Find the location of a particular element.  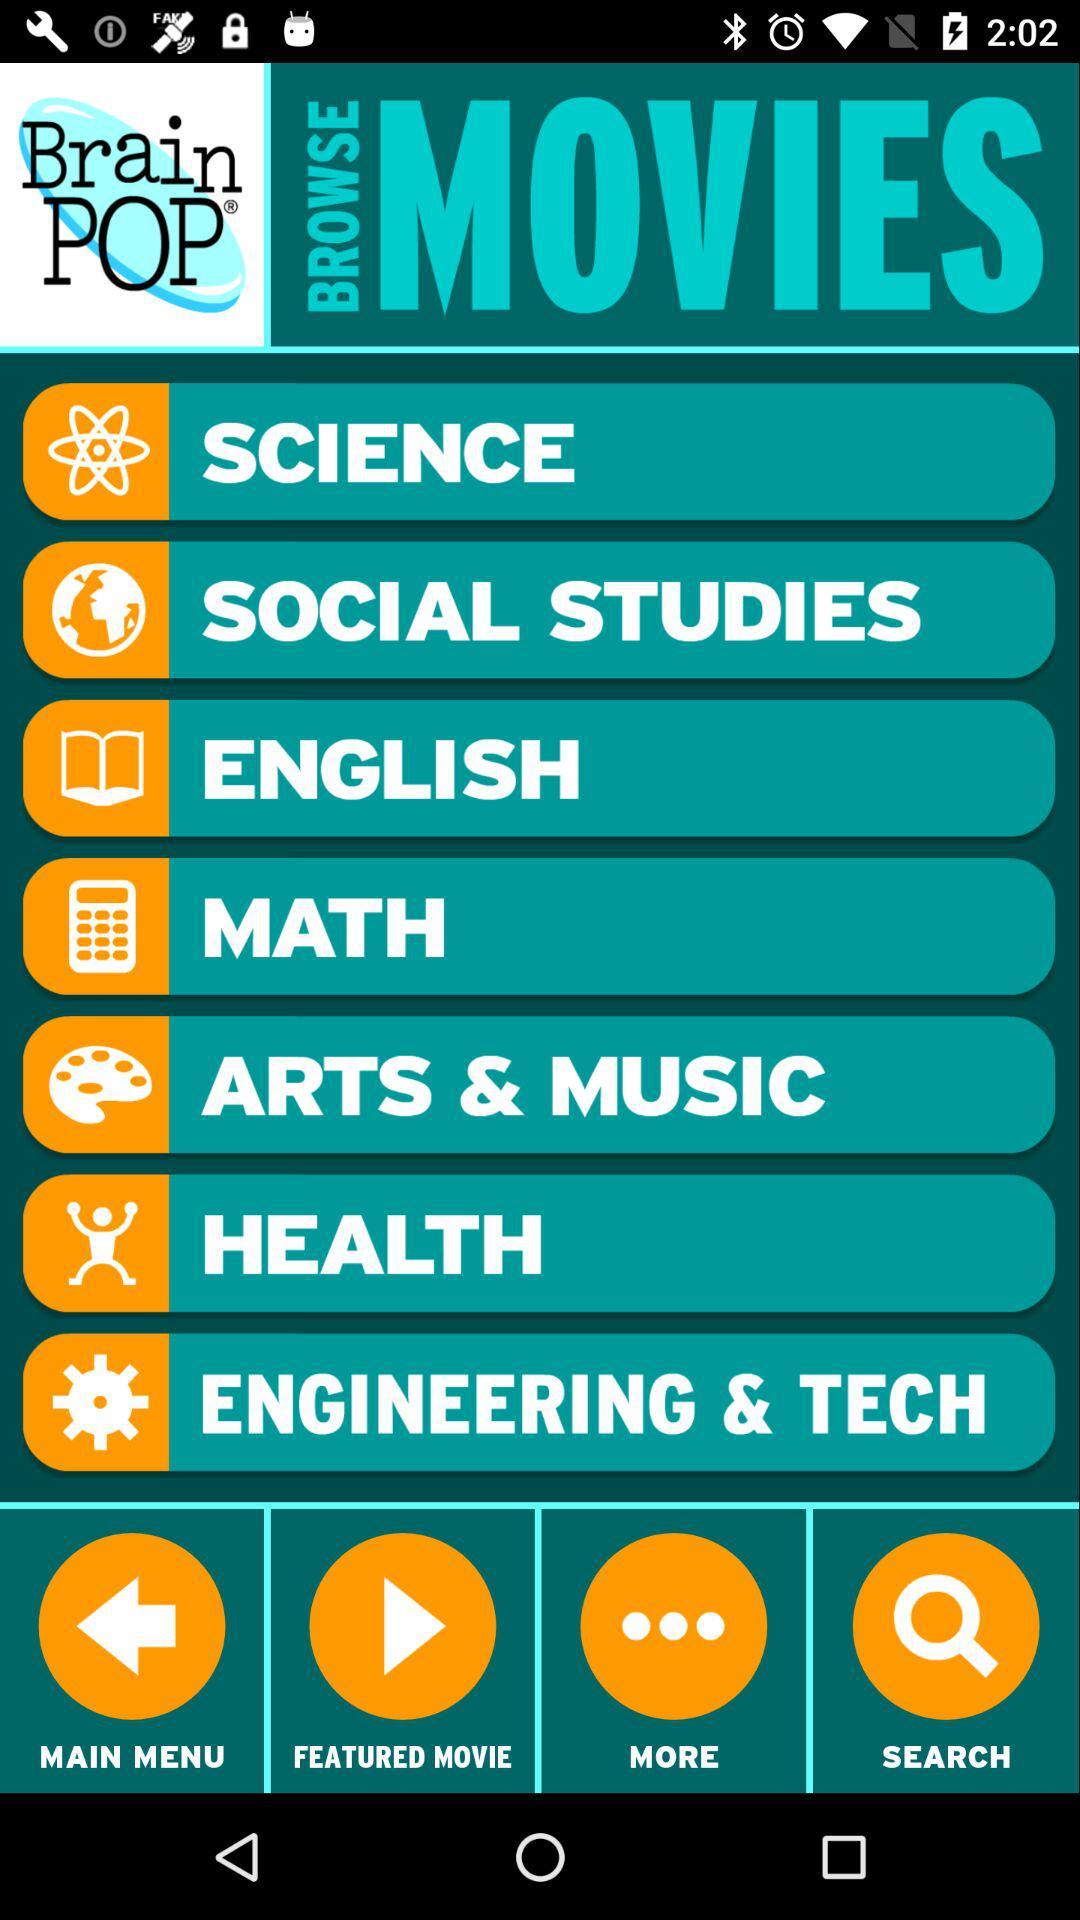

show movies about social studies is located at coordinates (538, 612).